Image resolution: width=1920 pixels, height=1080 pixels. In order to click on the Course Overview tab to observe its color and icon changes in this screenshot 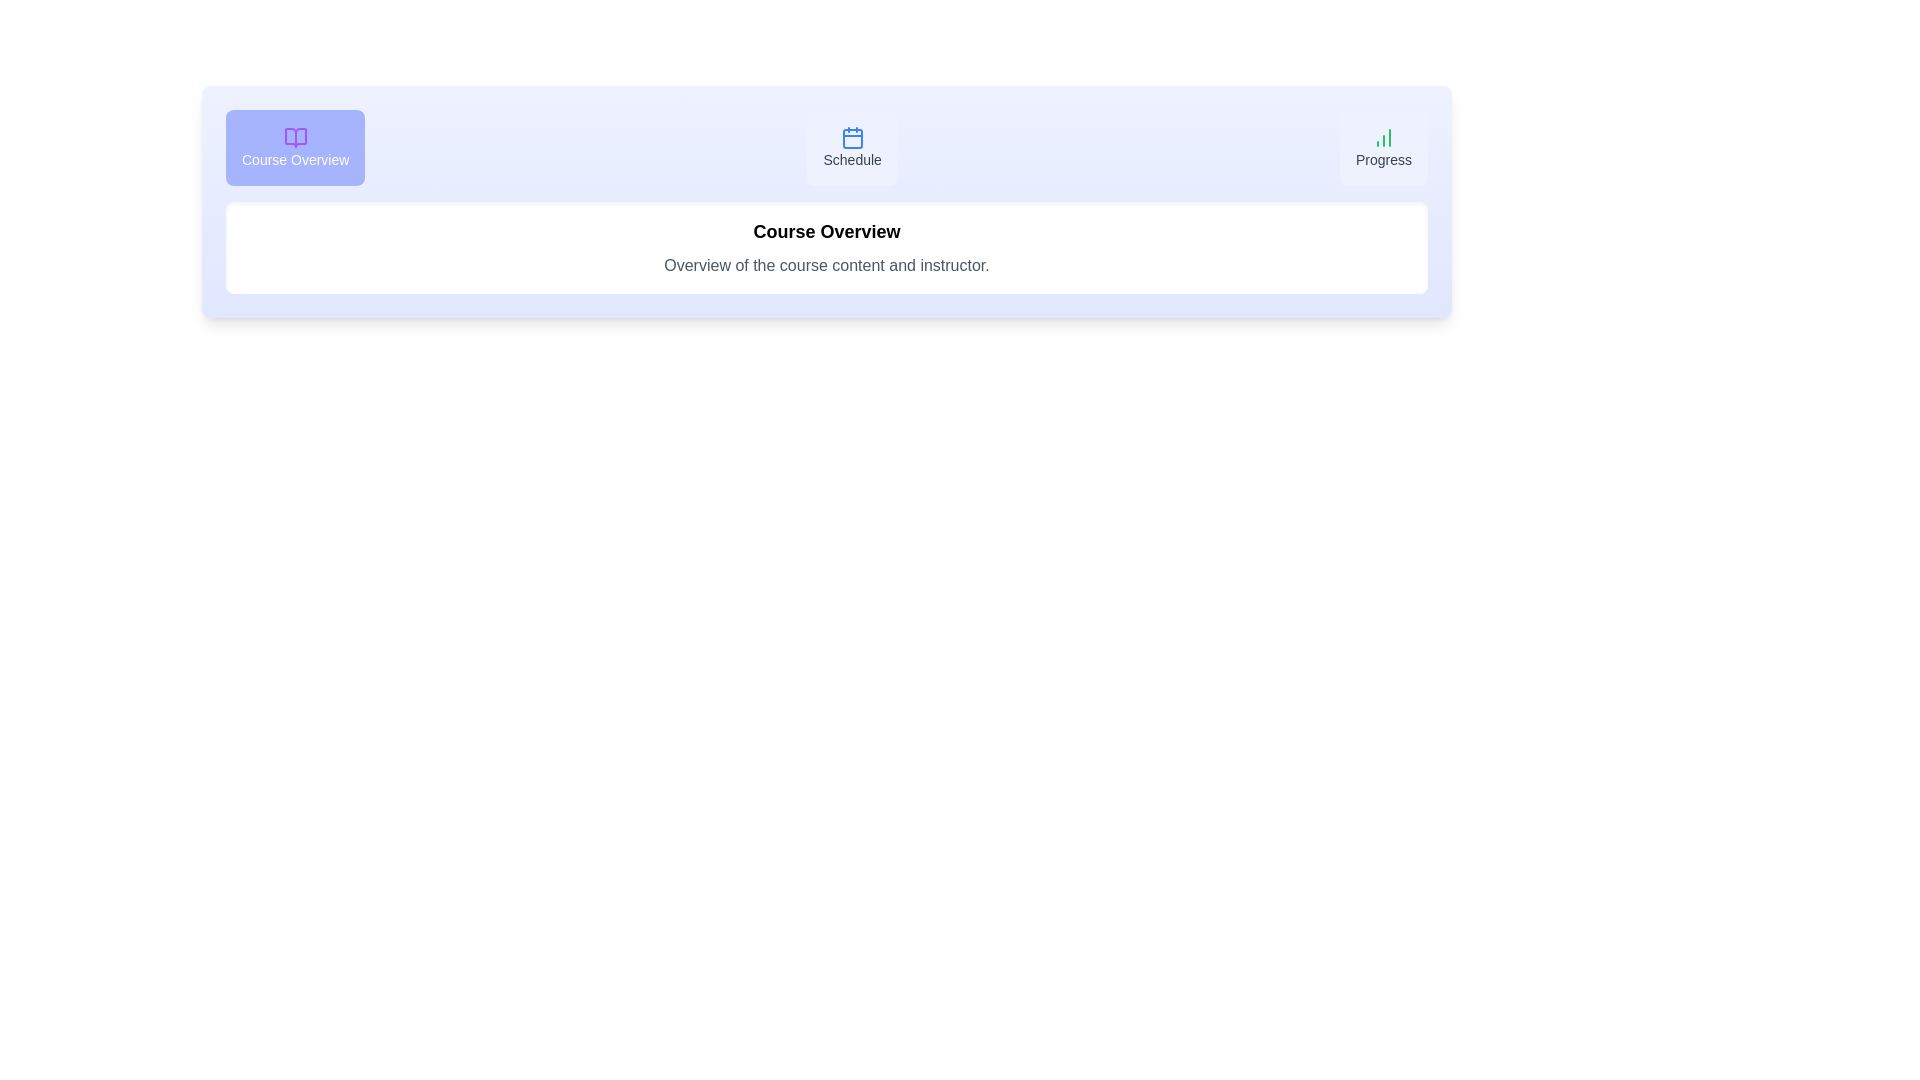, I will do `click(293, 146)`.